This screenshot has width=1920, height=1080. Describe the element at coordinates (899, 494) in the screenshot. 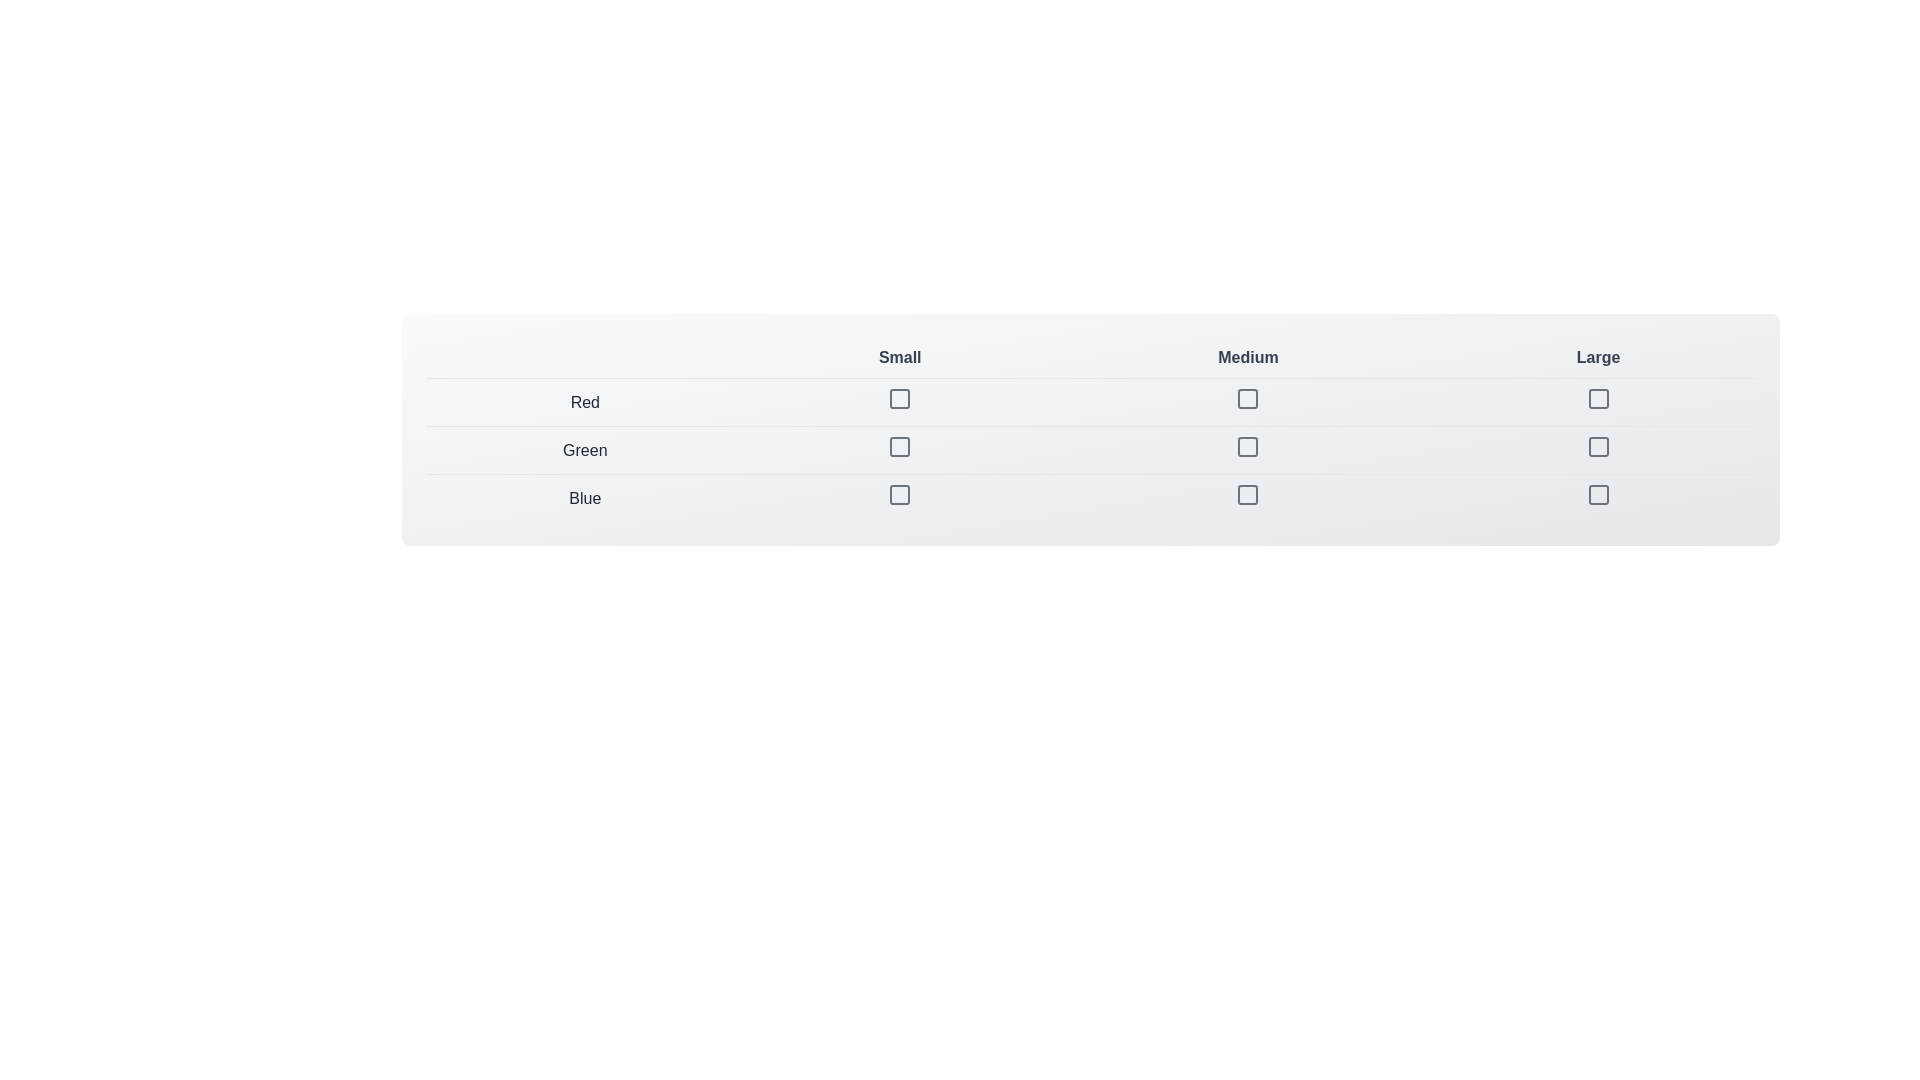

I see `the small square checkbox with a light gray background located in the third row labeled 'Blue' under the 'Small' column` at that location.